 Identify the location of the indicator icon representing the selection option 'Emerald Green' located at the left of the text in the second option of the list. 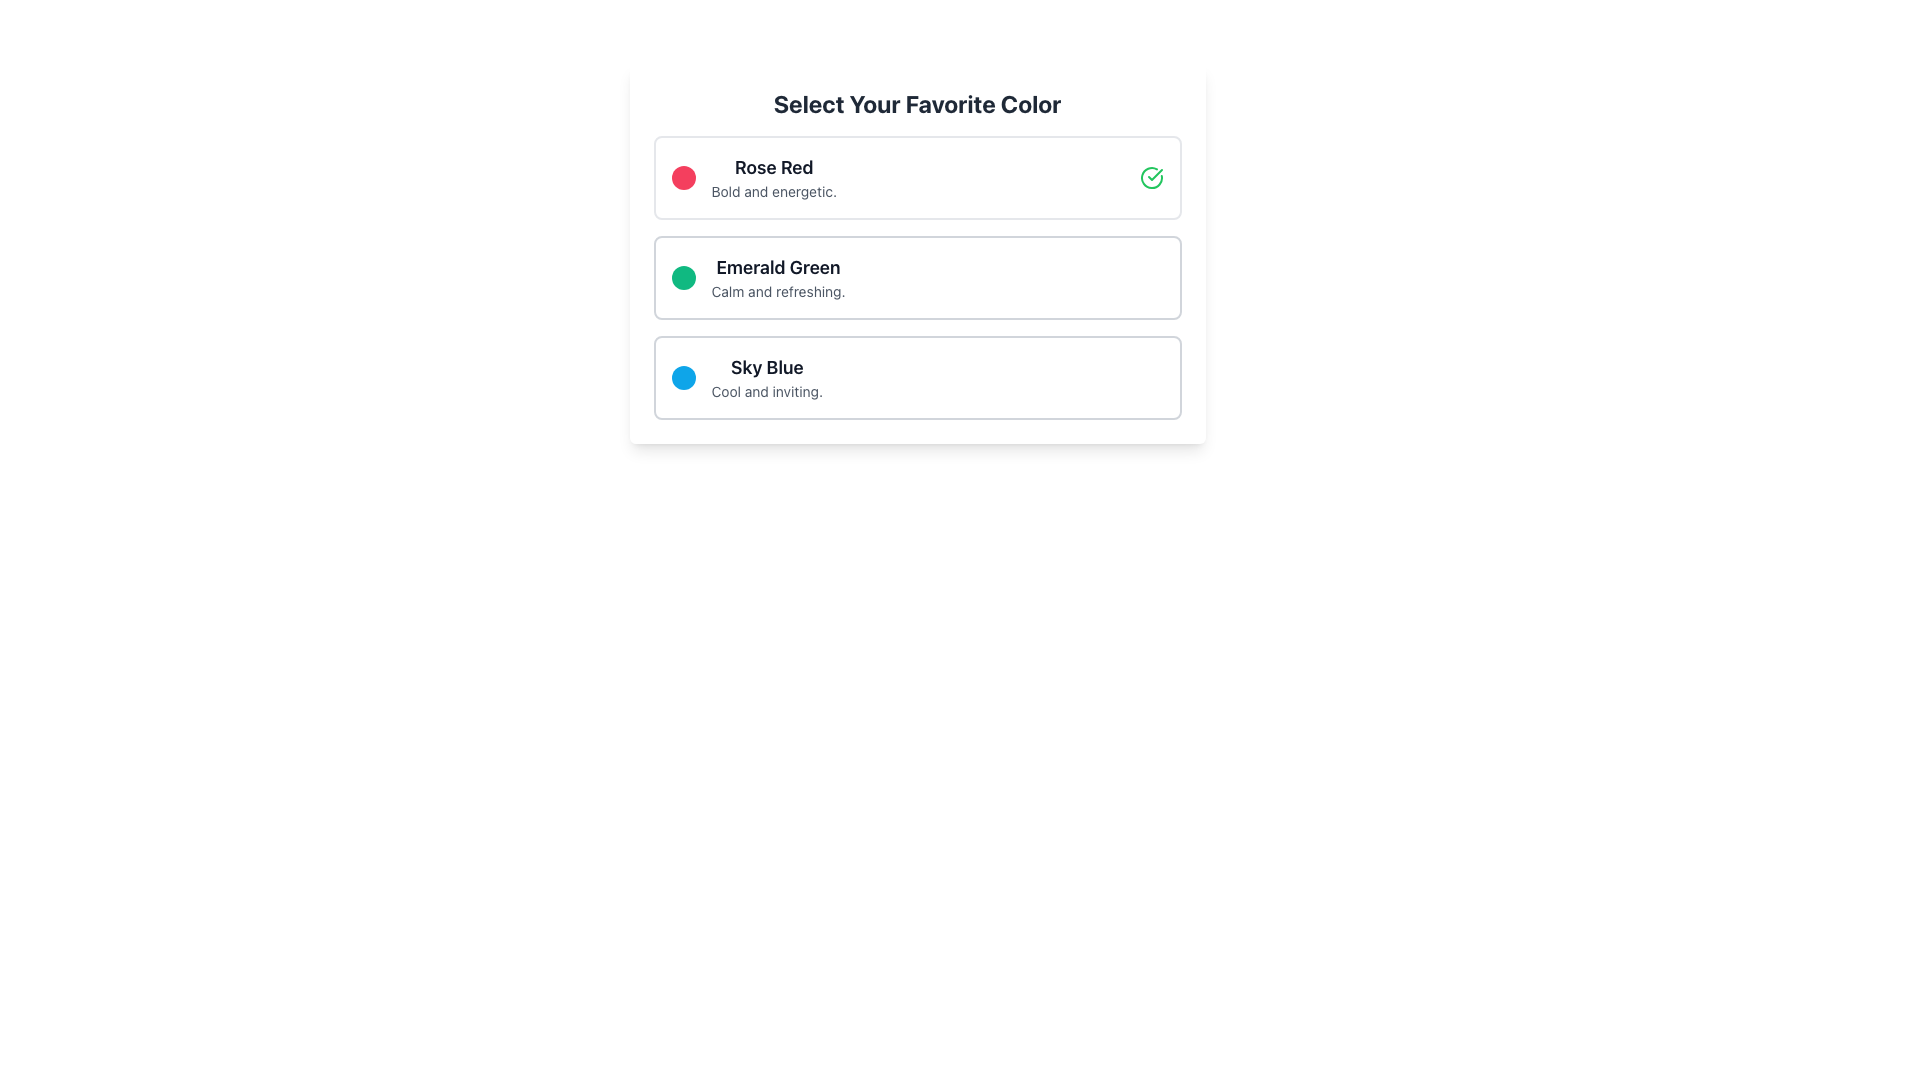
(683, 277).